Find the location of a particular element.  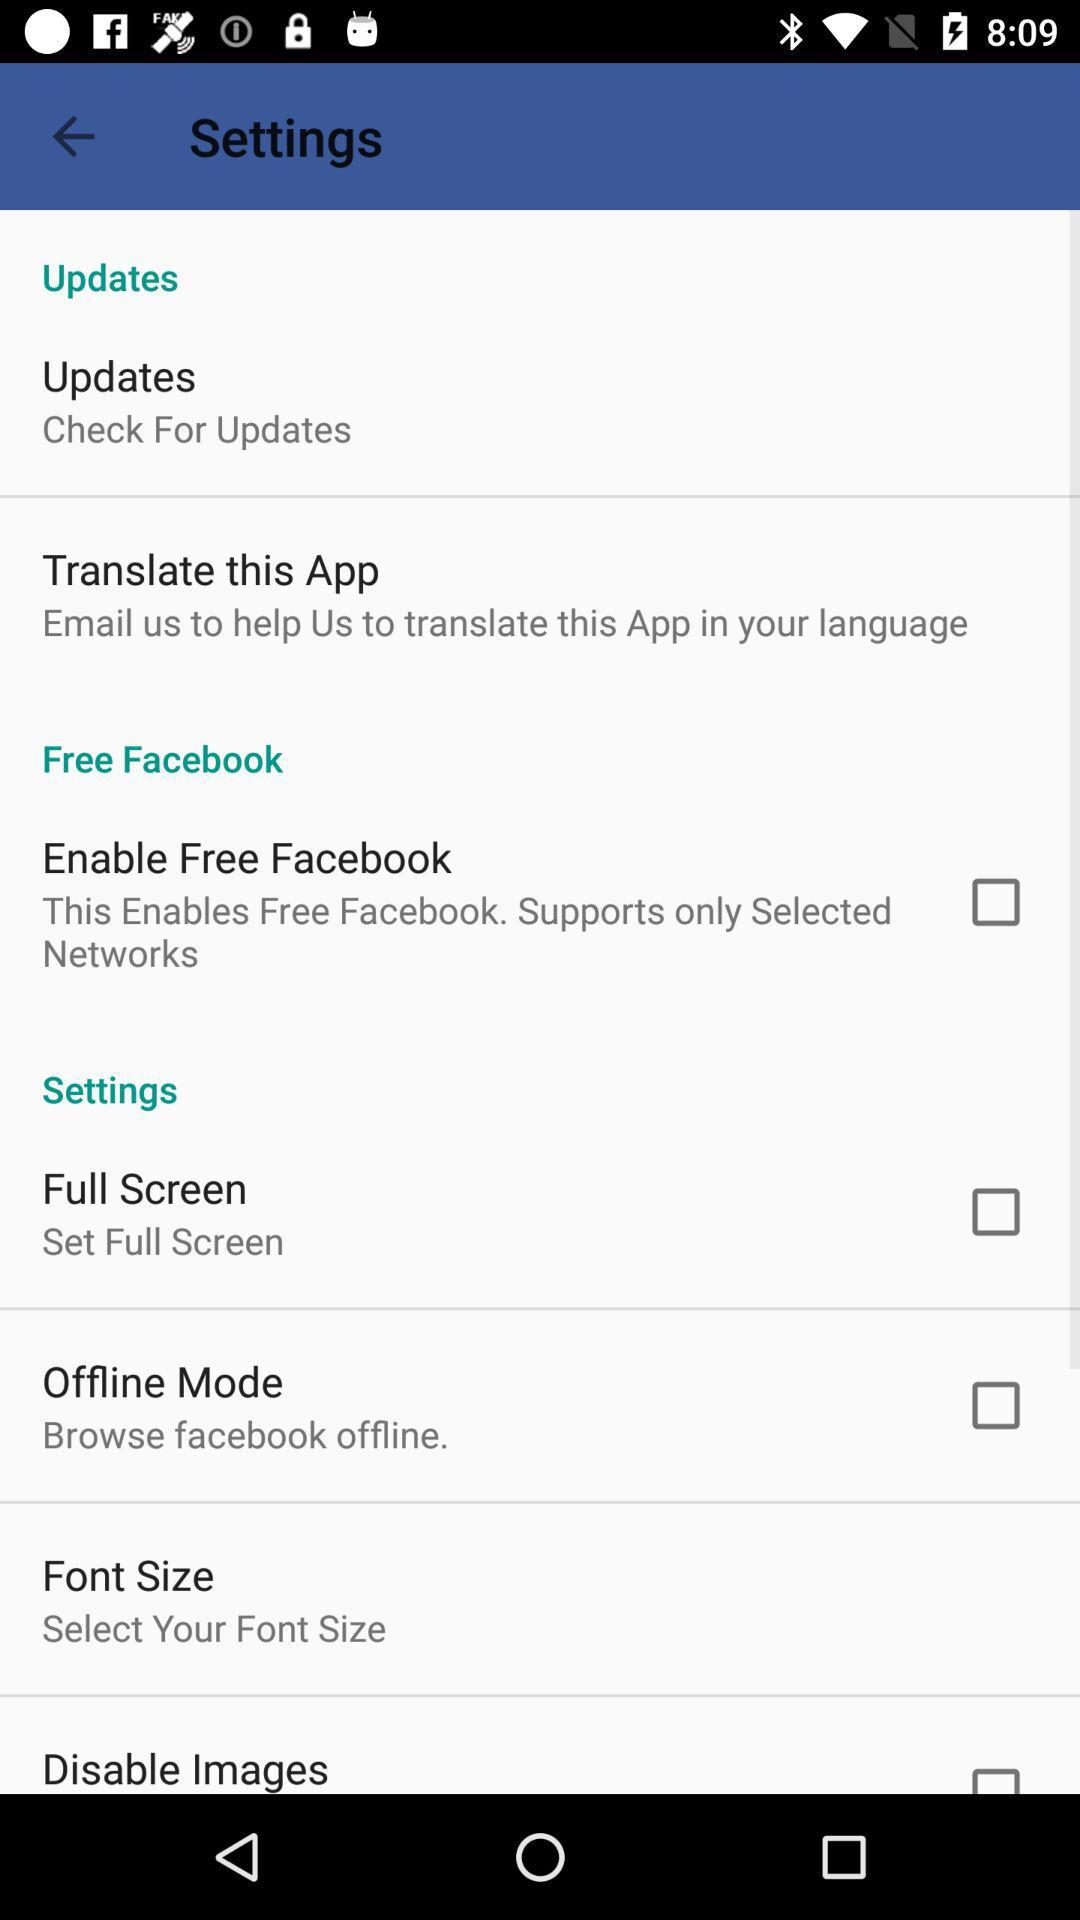

icon below offline mode item is located at coordinates (244, 1433).